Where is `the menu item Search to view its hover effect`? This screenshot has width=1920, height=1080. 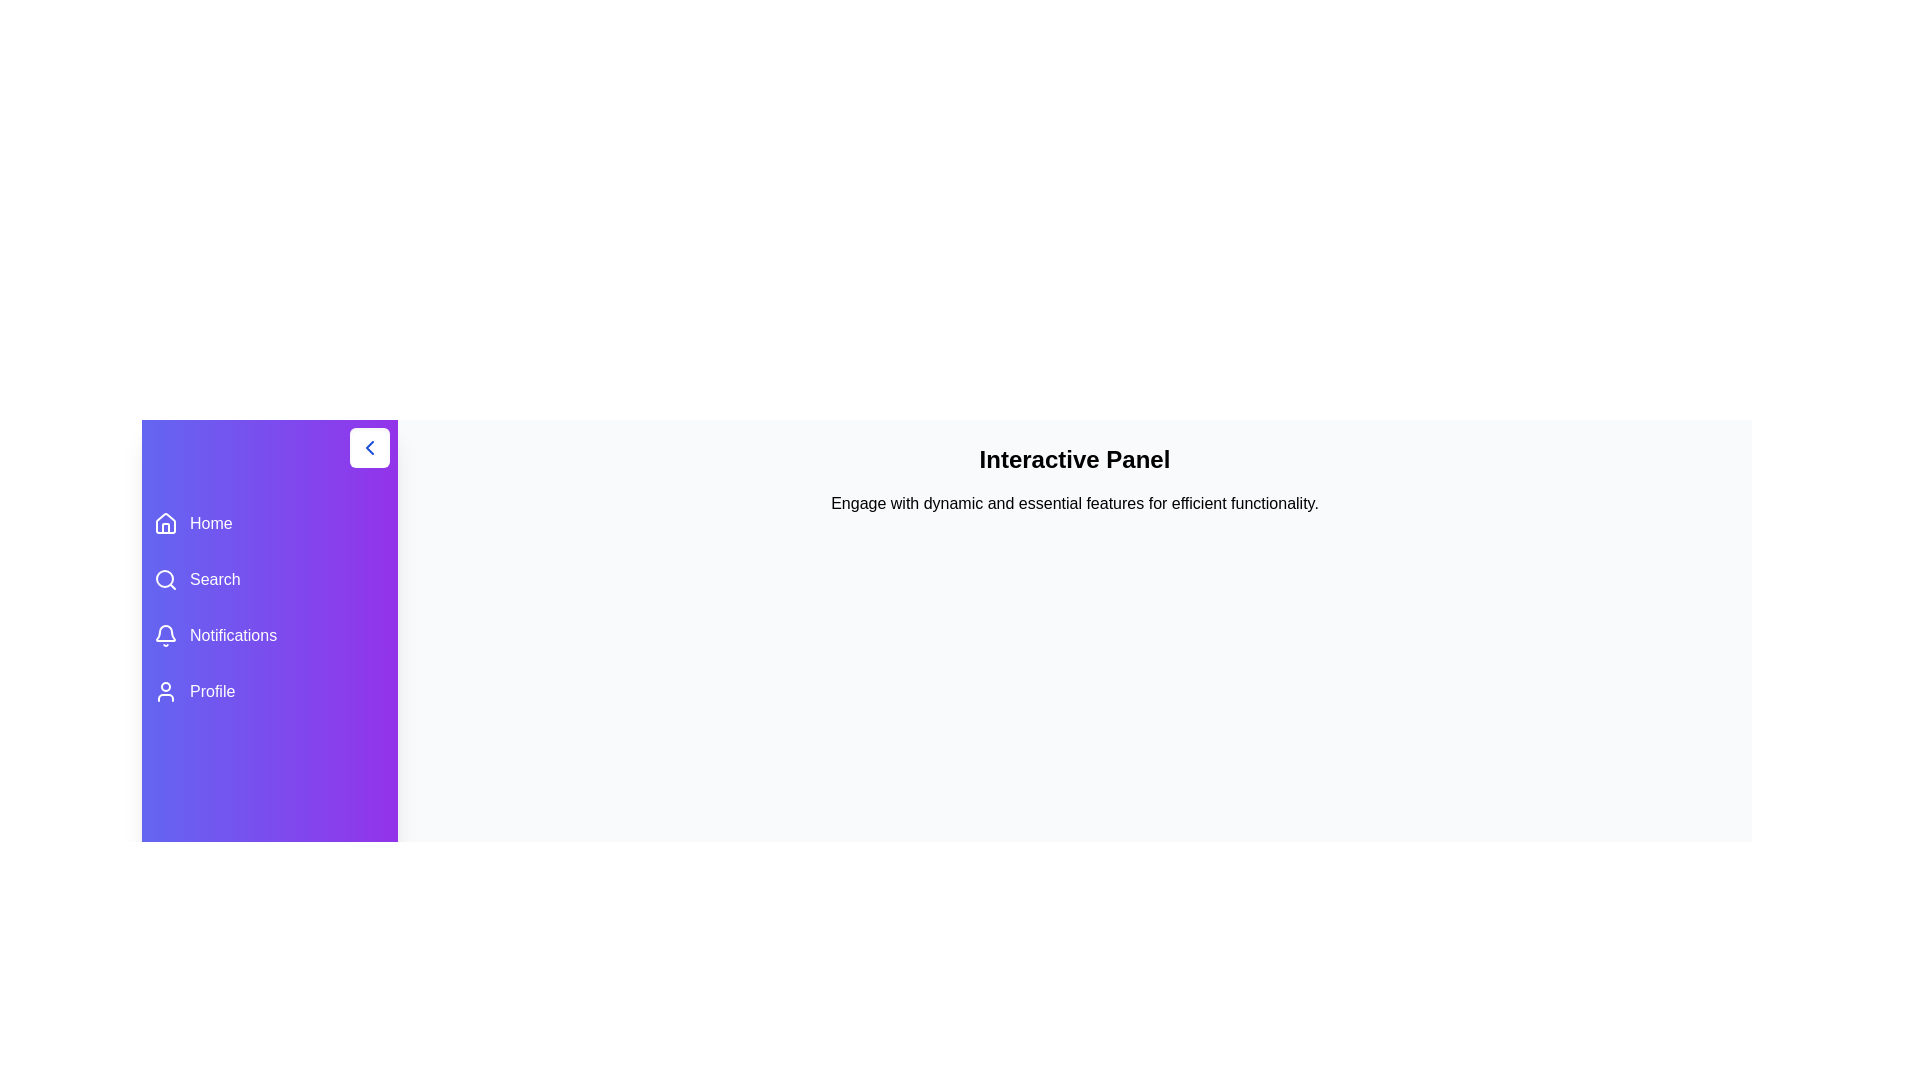
the menu item Search to view its hover effect is located at coordinates (268, 579).